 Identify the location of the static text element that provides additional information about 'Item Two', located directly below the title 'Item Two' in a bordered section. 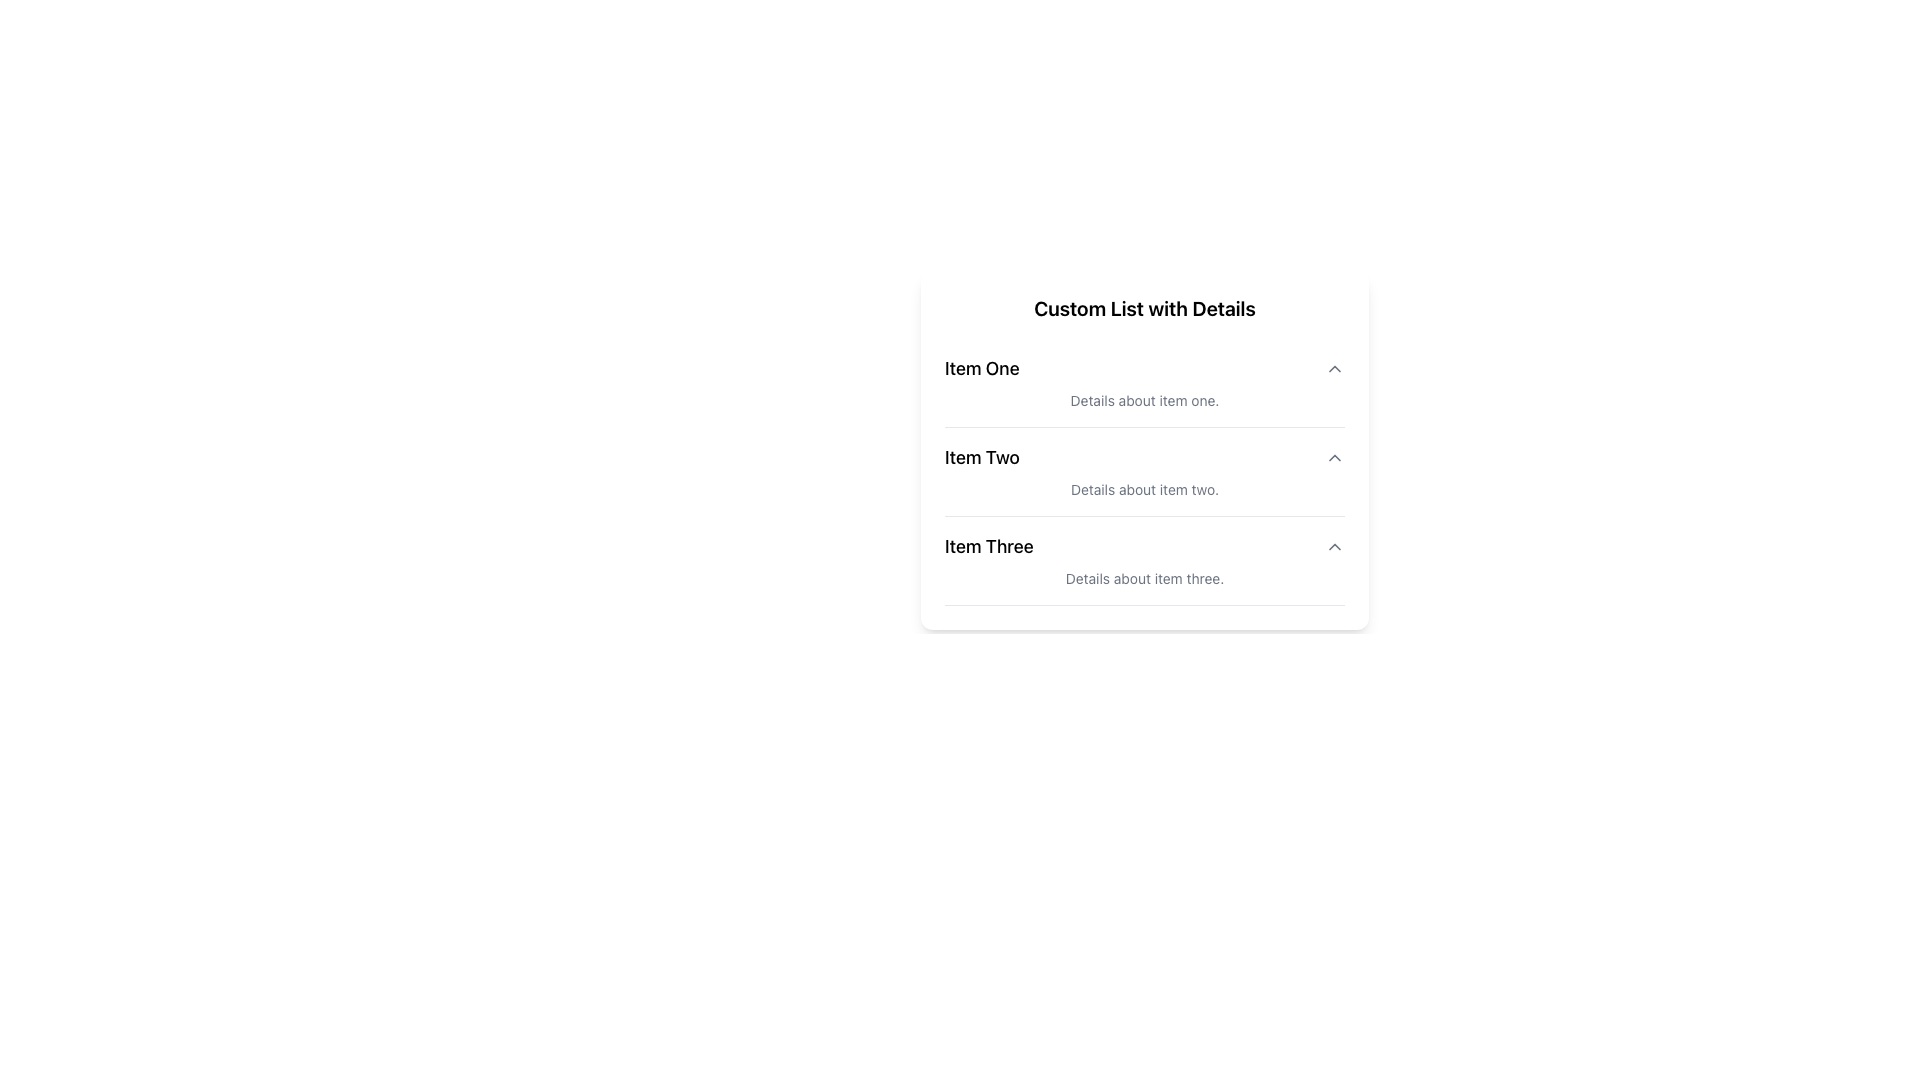
(1145, 489).